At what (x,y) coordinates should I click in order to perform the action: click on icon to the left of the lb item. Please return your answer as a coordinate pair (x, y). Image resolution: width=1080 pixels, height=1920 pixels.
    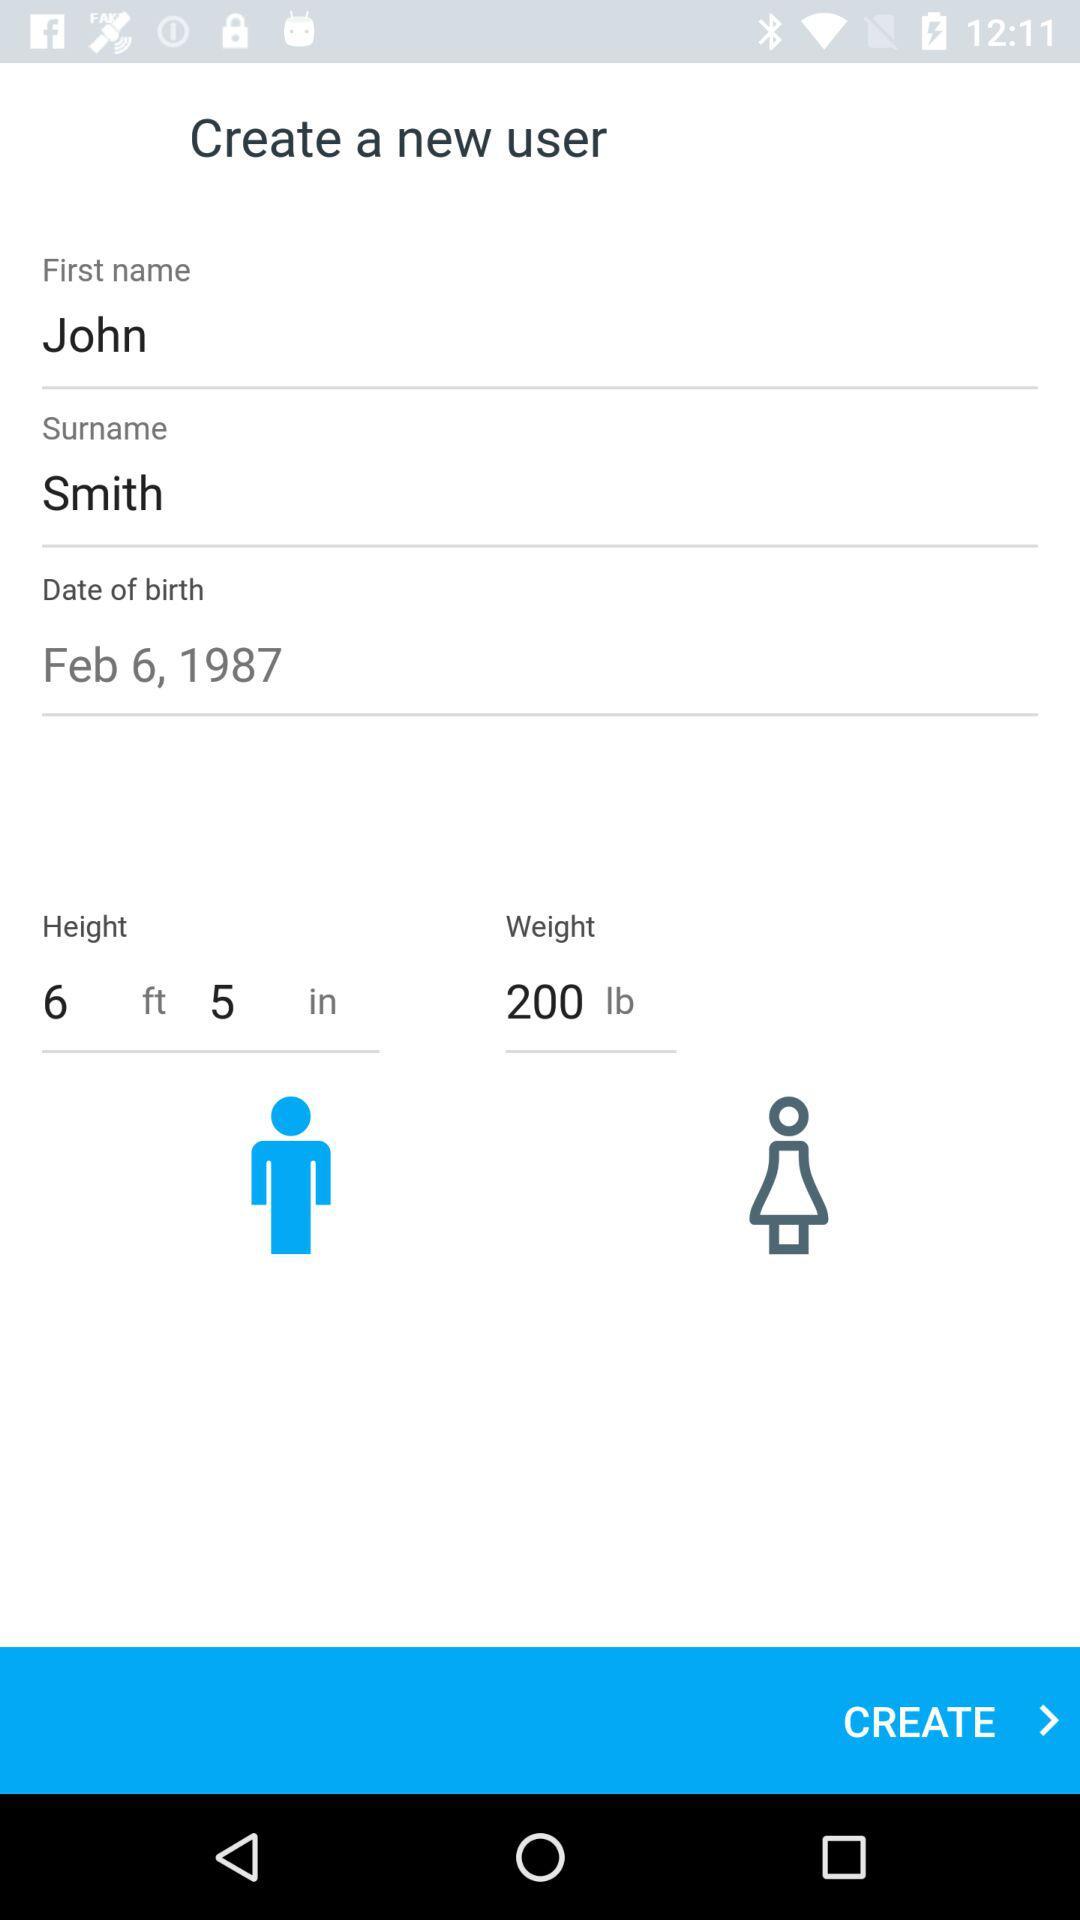
    Looking at the image, I should click on (544, 1000).